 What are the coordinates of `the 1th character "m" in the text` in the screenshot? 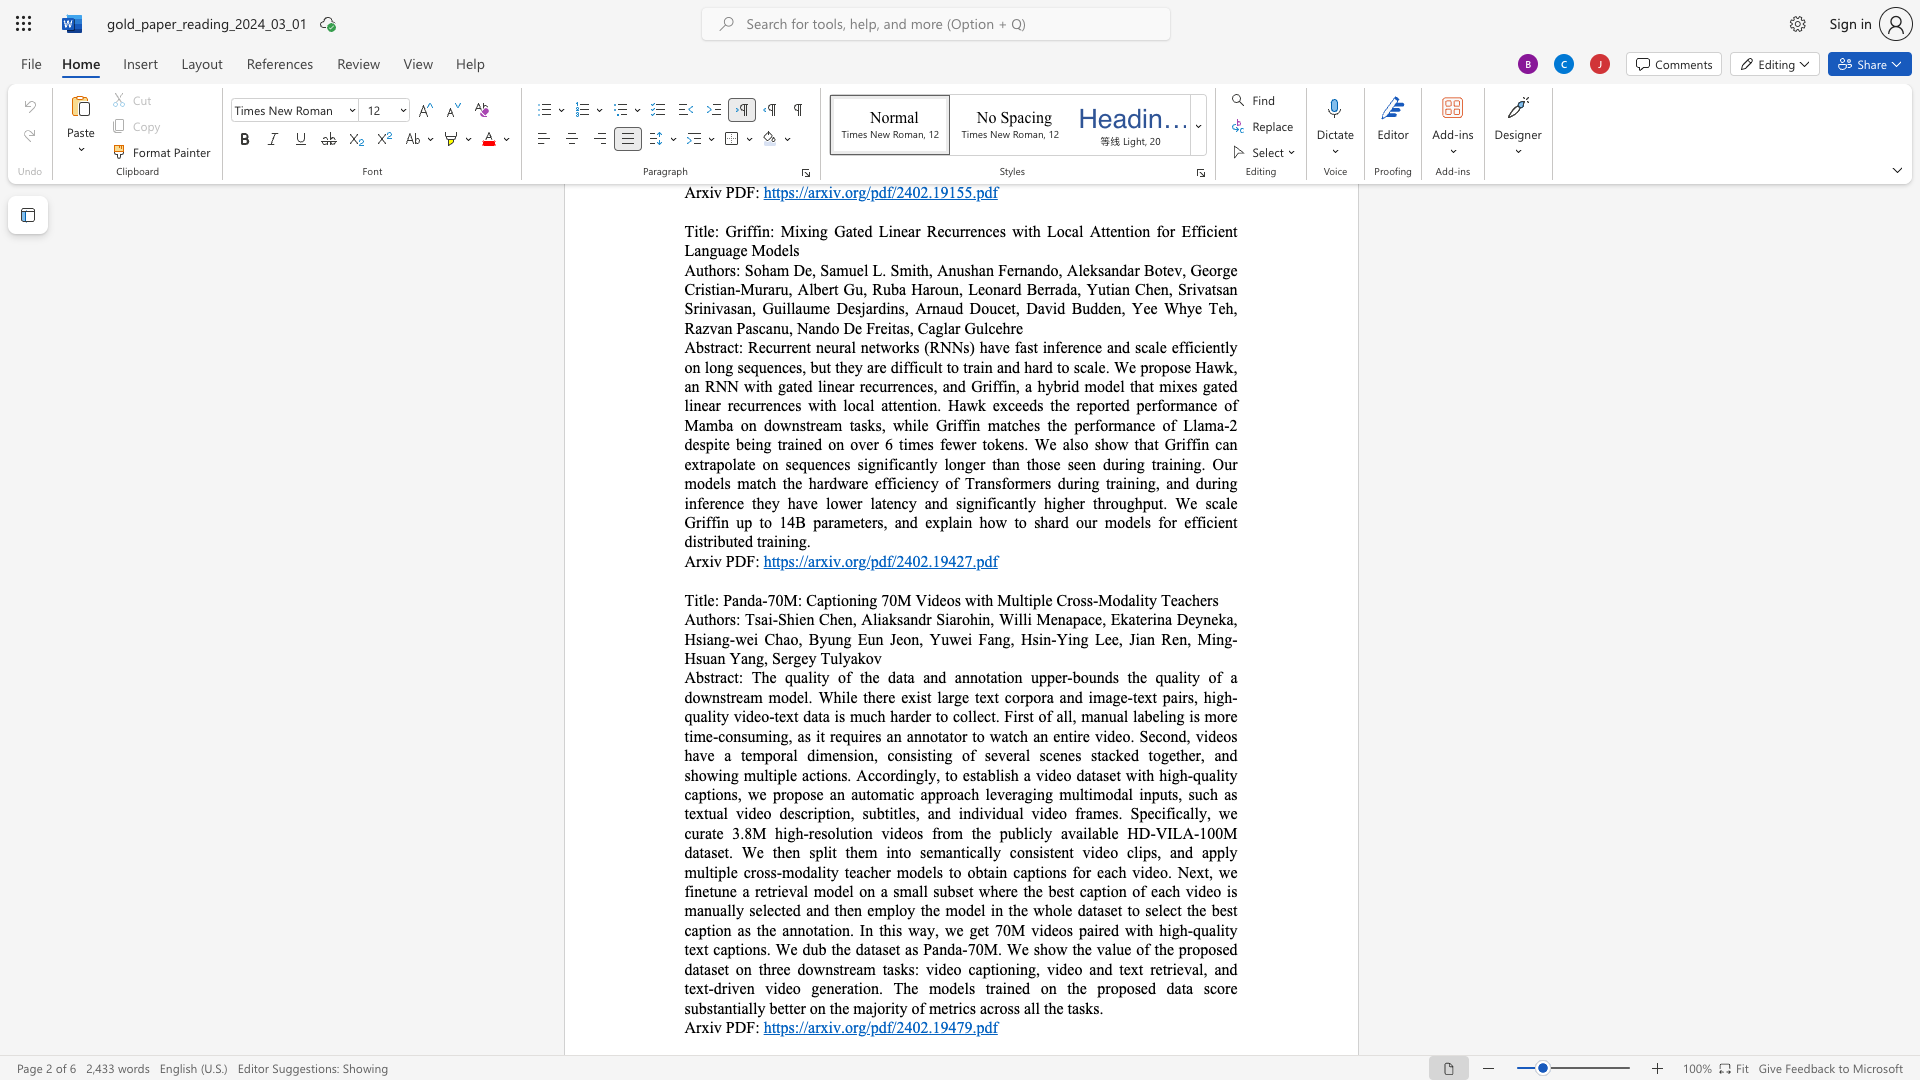 It's located at (869, 968).